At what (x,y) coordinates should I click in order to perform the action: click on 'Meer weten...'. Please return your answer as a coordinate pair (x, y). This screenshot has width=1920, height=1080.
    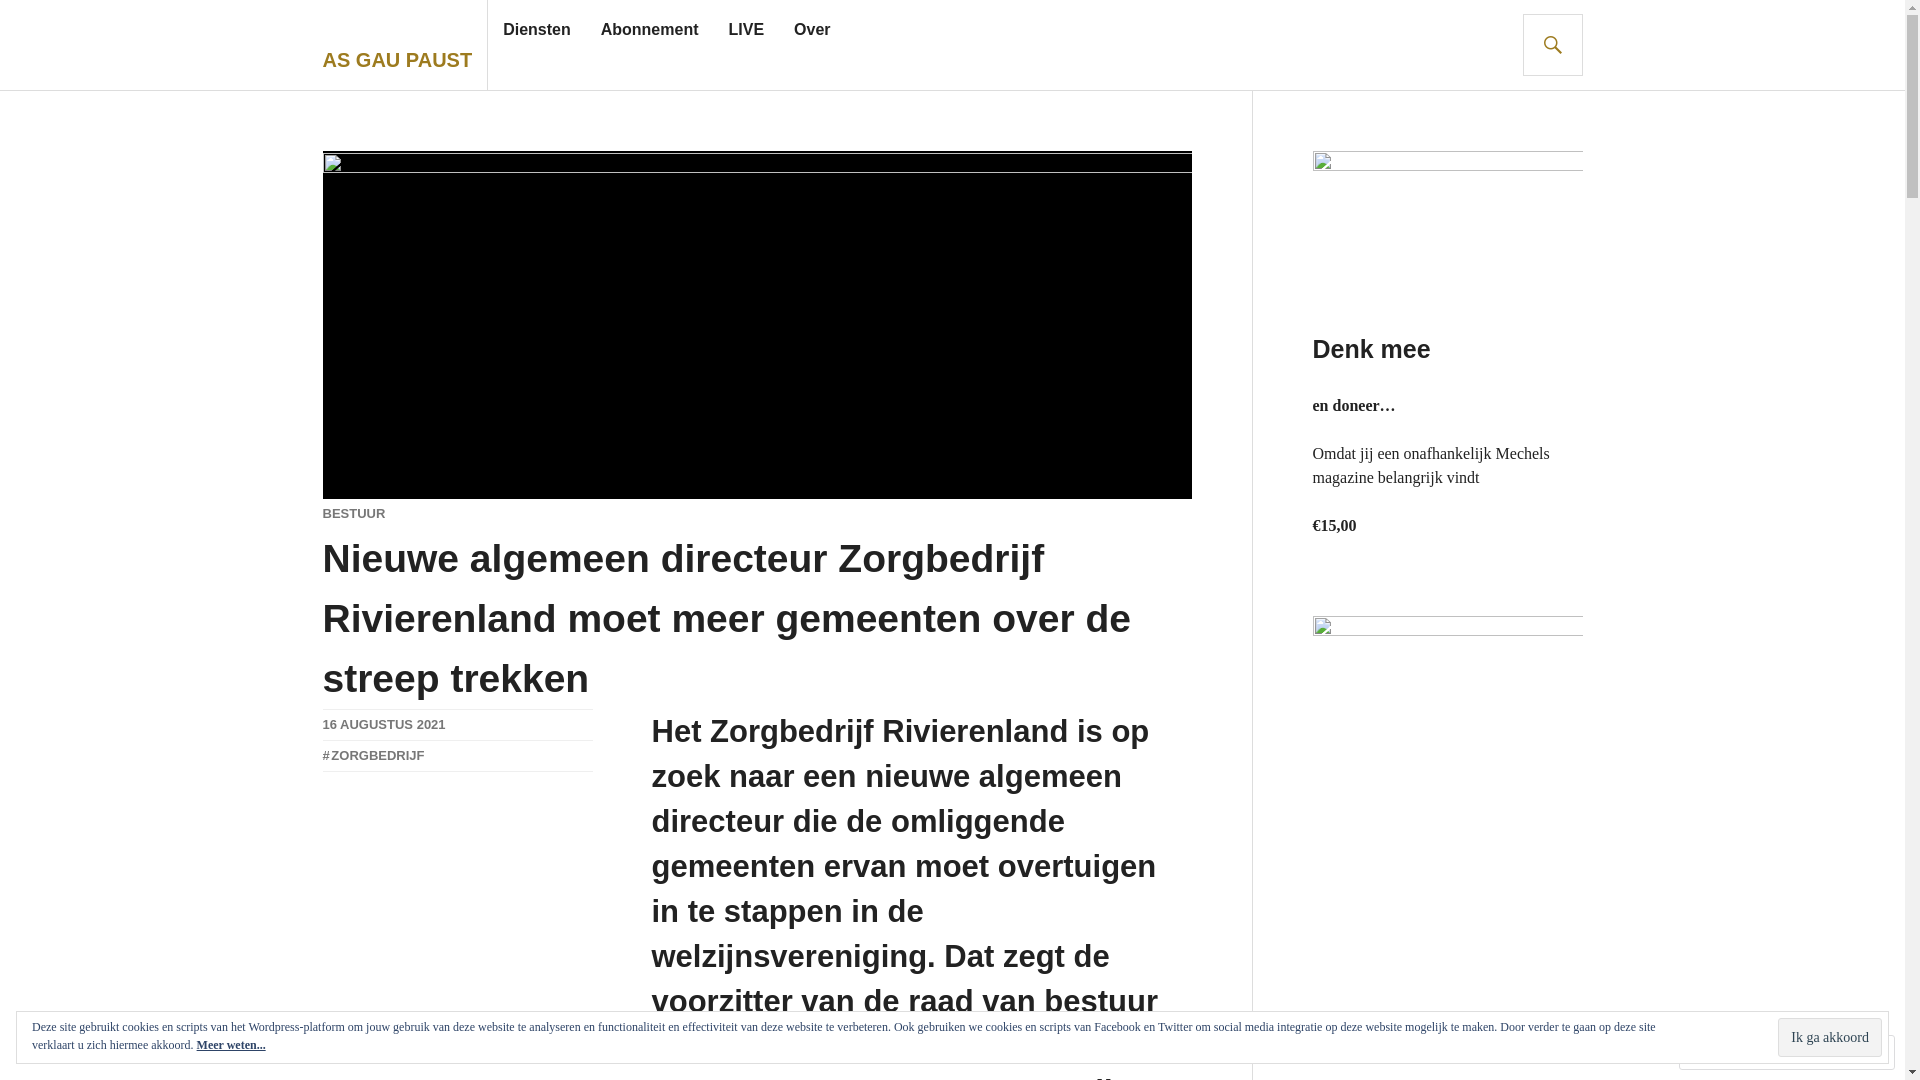
    Looking at the image, I should click on (231, 1044).